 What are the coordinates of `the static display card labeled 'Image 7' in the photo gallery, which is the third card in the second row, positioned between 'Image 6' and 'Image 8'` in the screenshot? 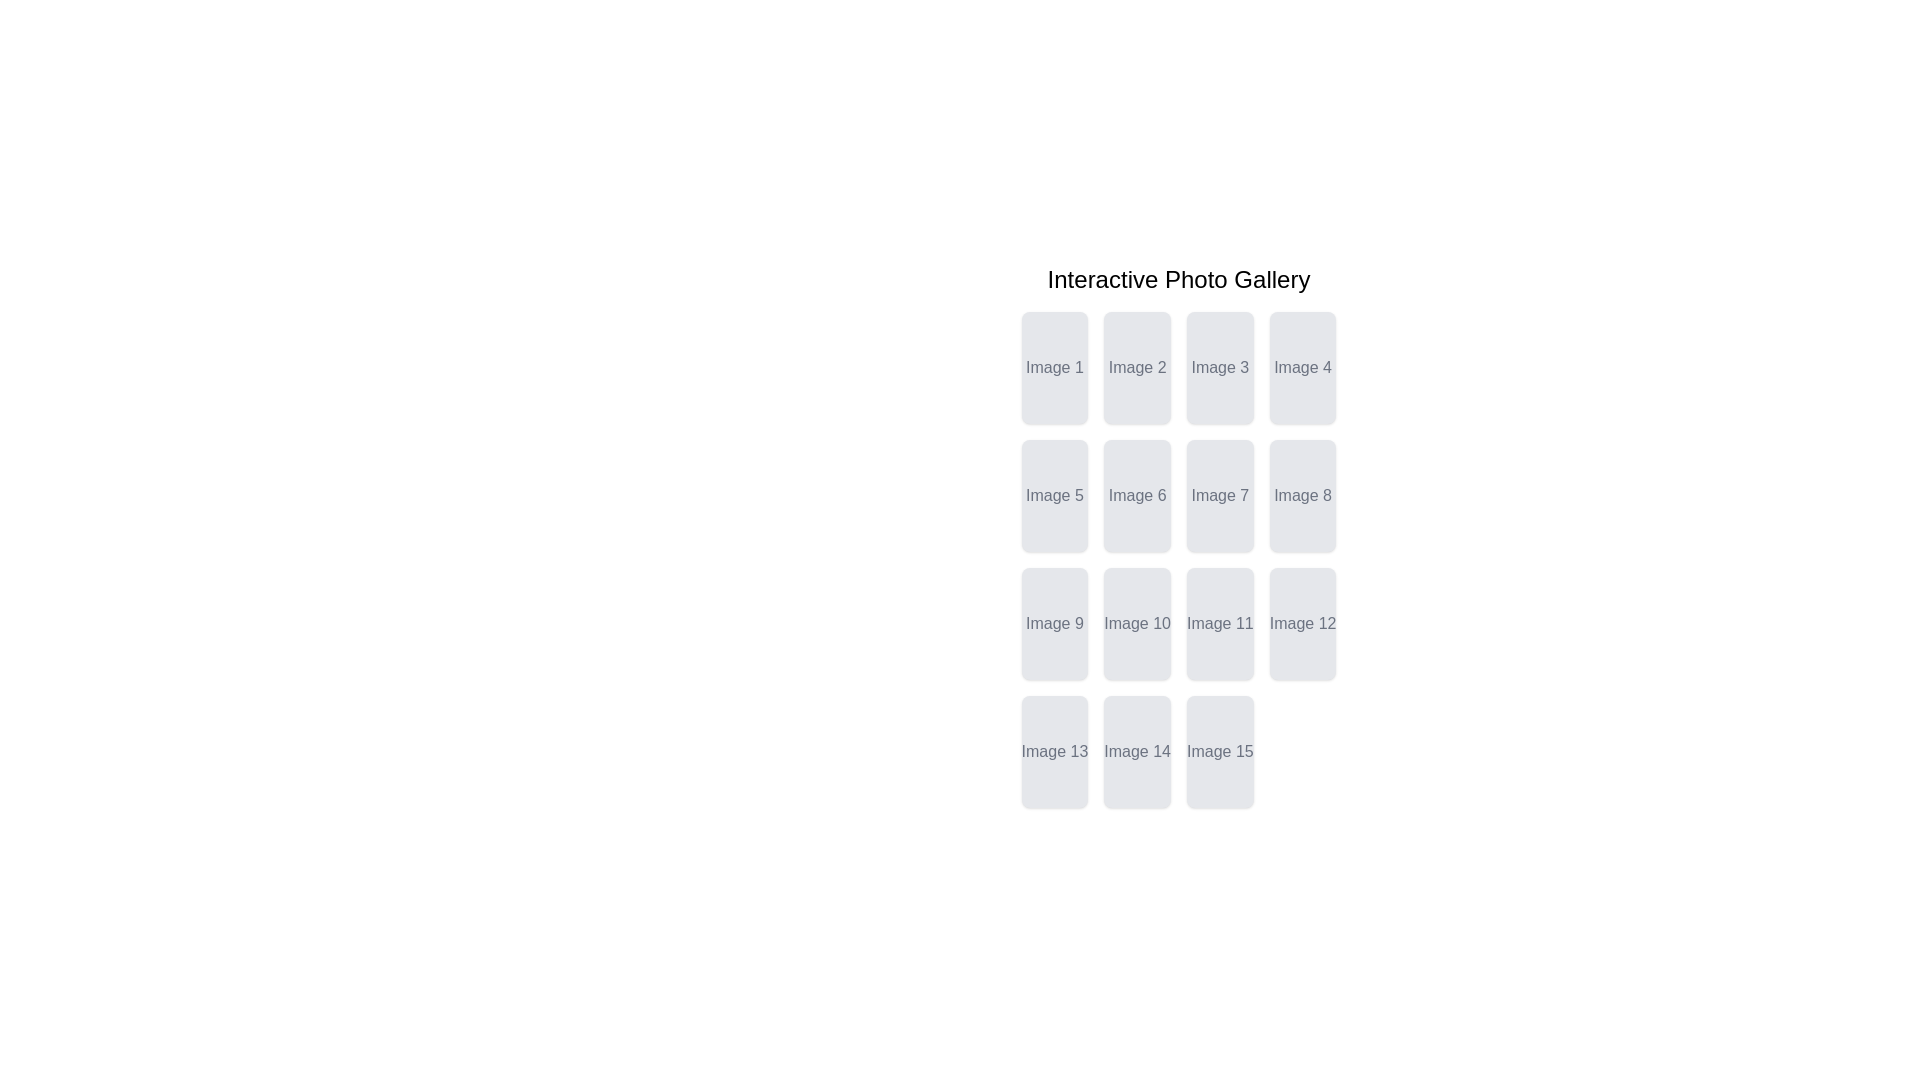 It's located at (1219, 495).